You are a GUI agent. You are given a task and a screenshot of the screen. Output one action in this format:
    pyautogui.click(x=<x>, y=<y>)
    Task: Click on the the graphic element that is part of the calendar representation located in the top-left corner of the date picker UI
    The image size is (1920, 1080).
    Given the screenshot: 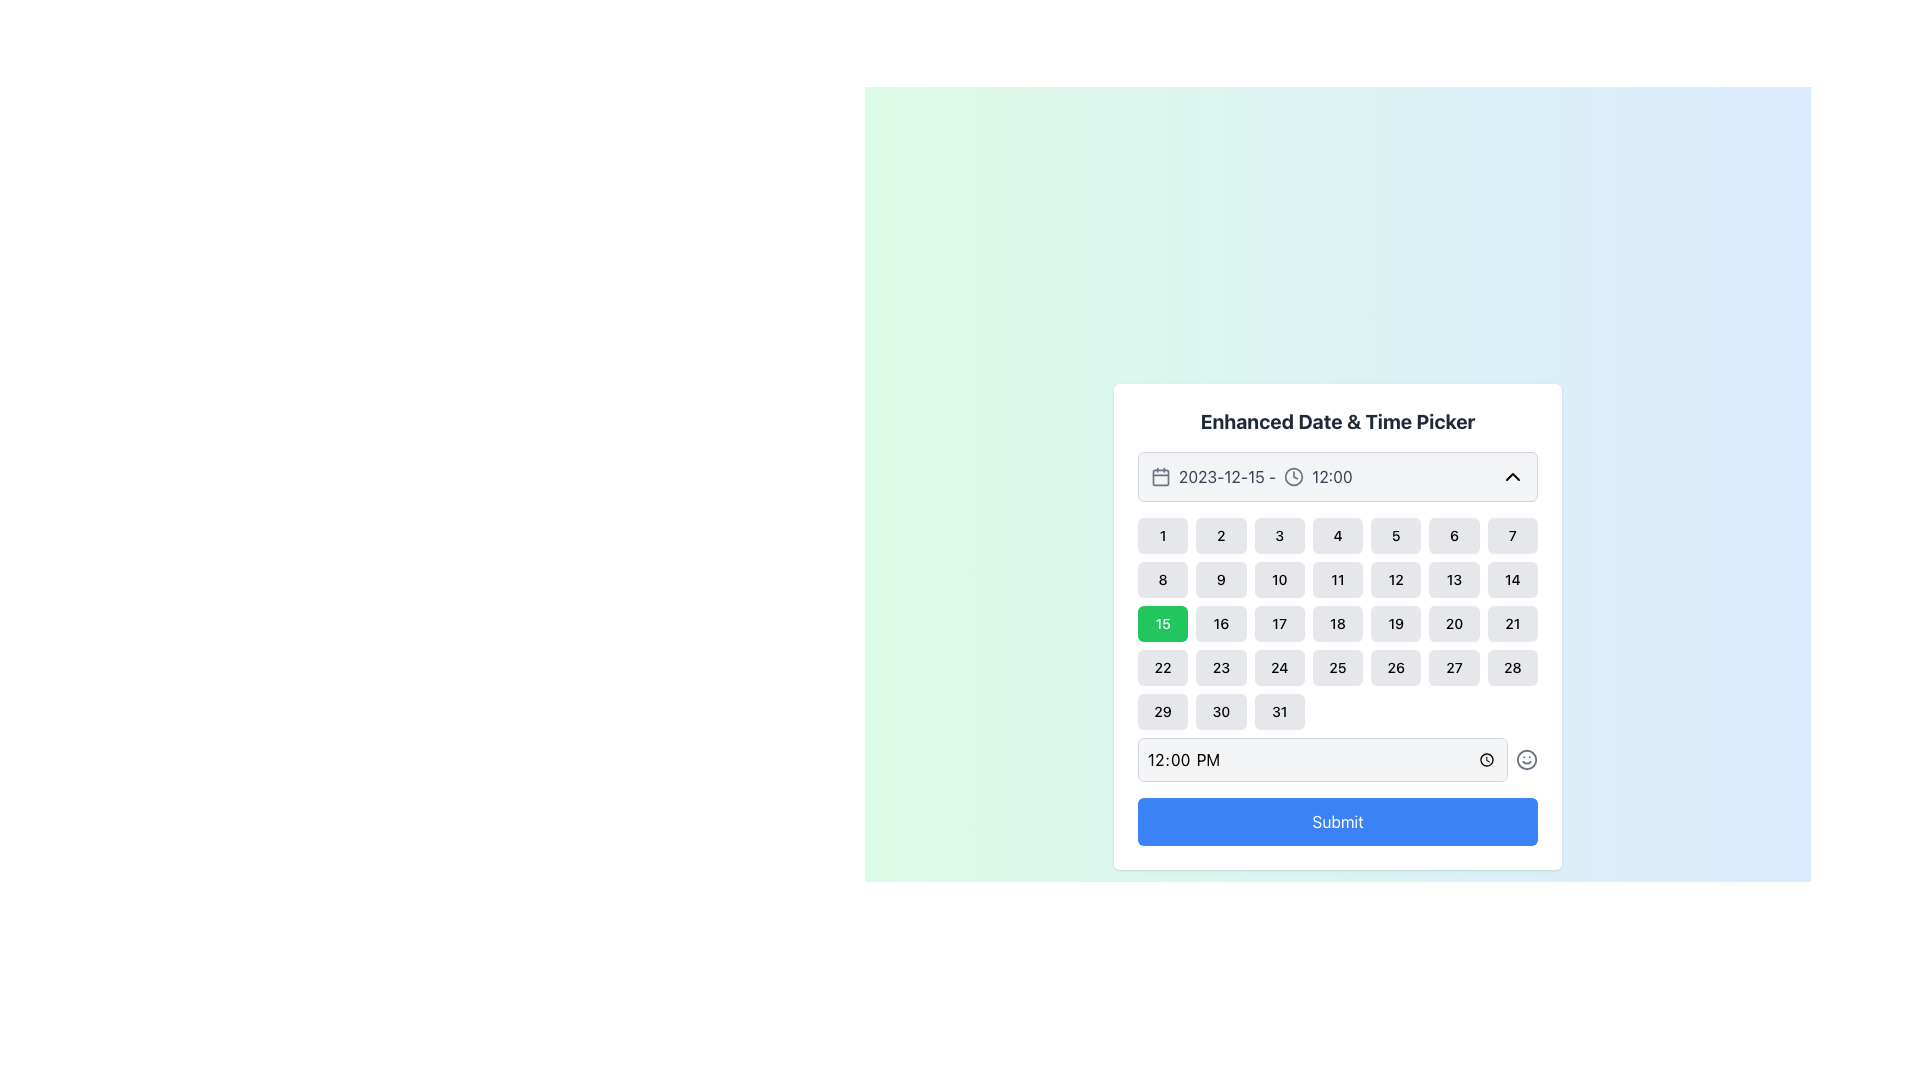 What is the action you would take?
    pyautogui.click(x=1161, y=477)
    